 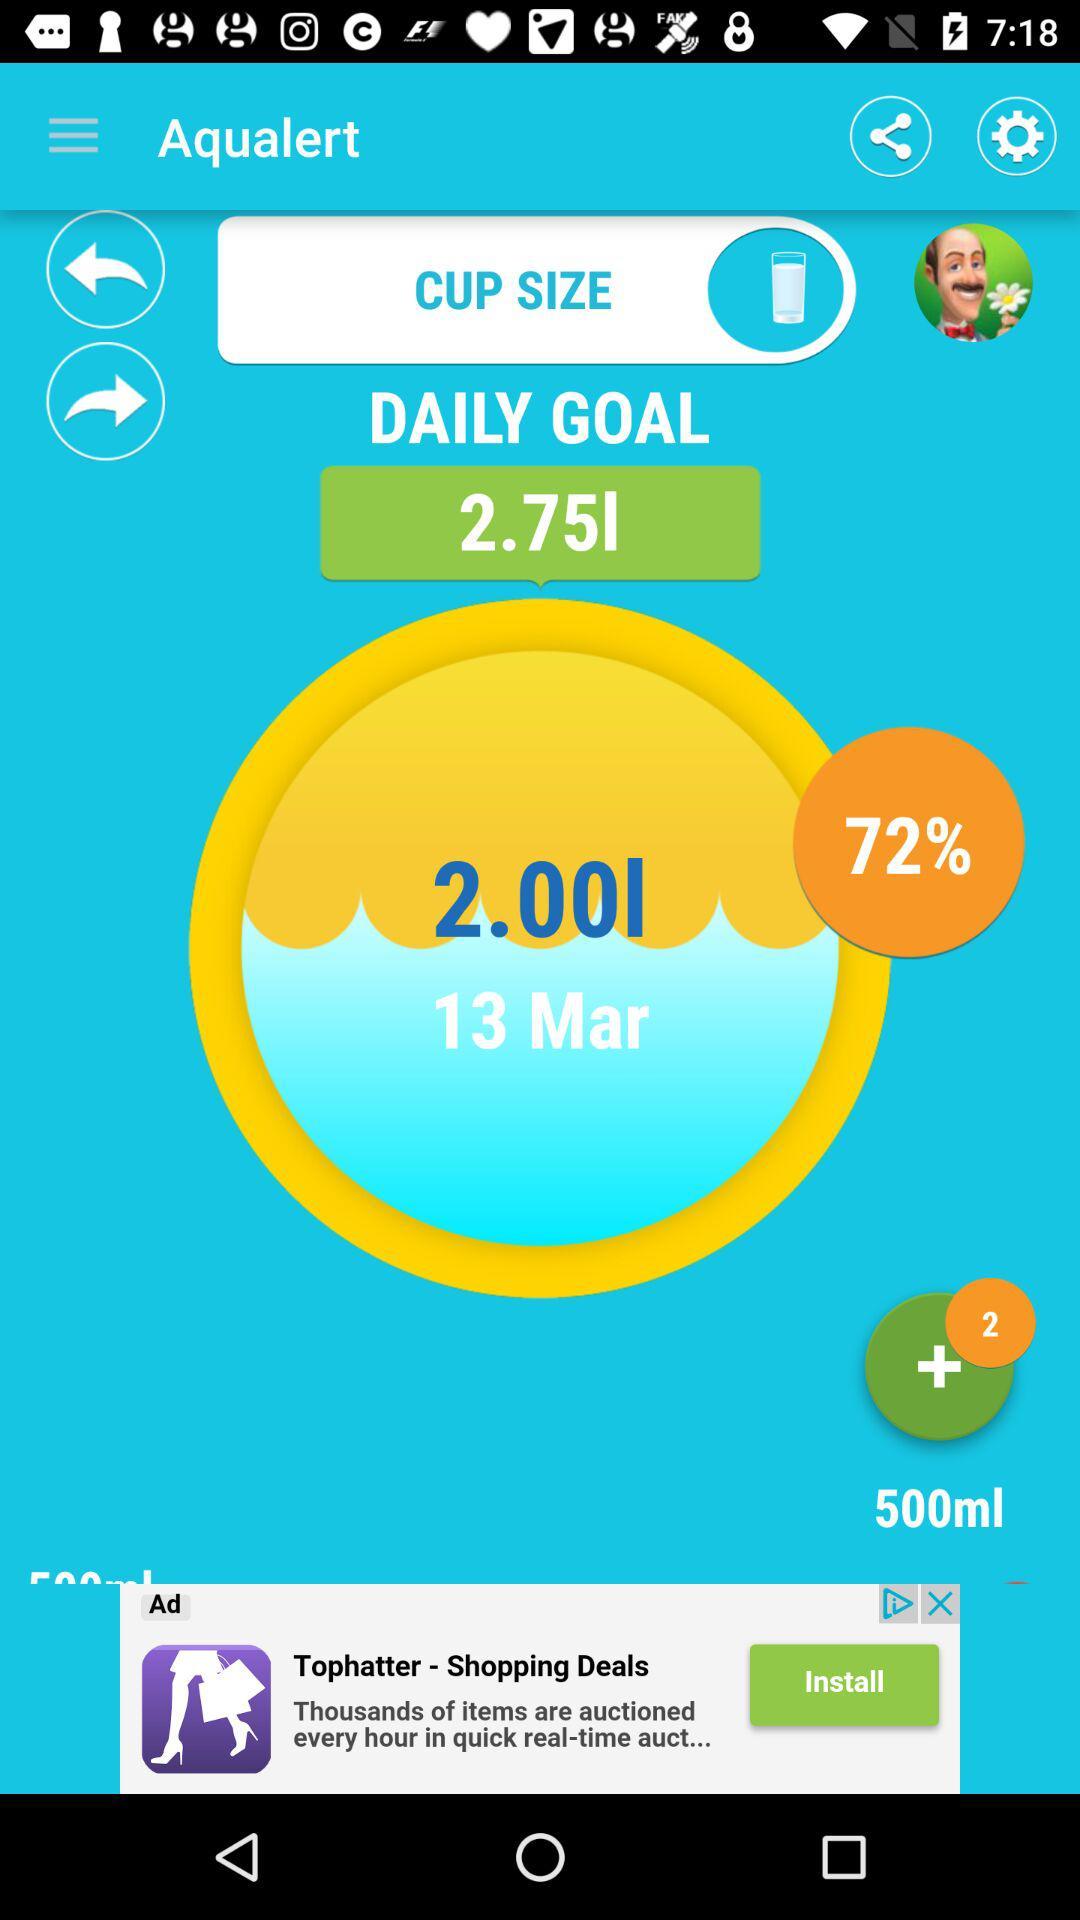 I want to click on the backward button on the web page, so click(x=105, y=268).